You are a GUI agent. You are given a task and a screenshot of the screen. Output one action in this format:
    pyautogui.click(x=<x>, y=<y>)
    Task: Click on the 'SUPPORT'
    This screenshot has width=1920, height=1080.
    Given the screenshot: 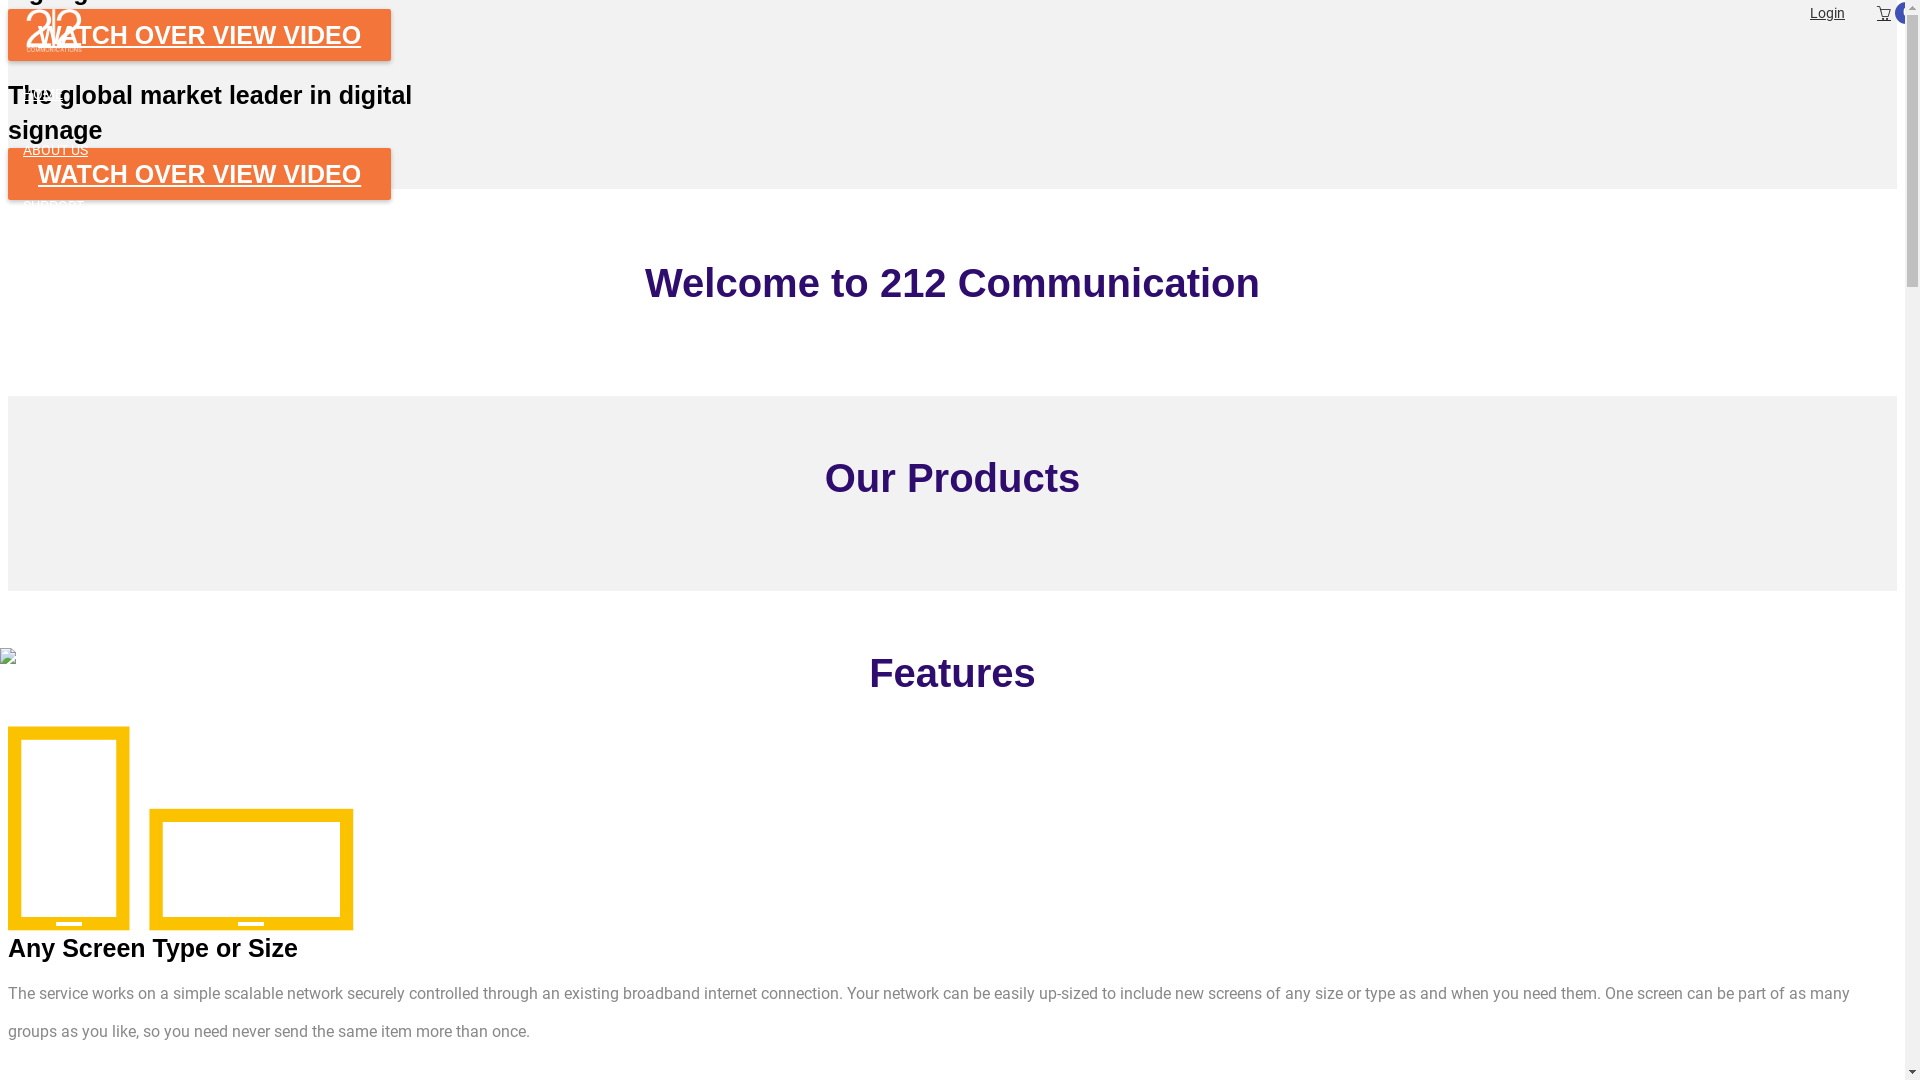 What is the action you would take?
    pyautogui.click(x=963, y=205)
    